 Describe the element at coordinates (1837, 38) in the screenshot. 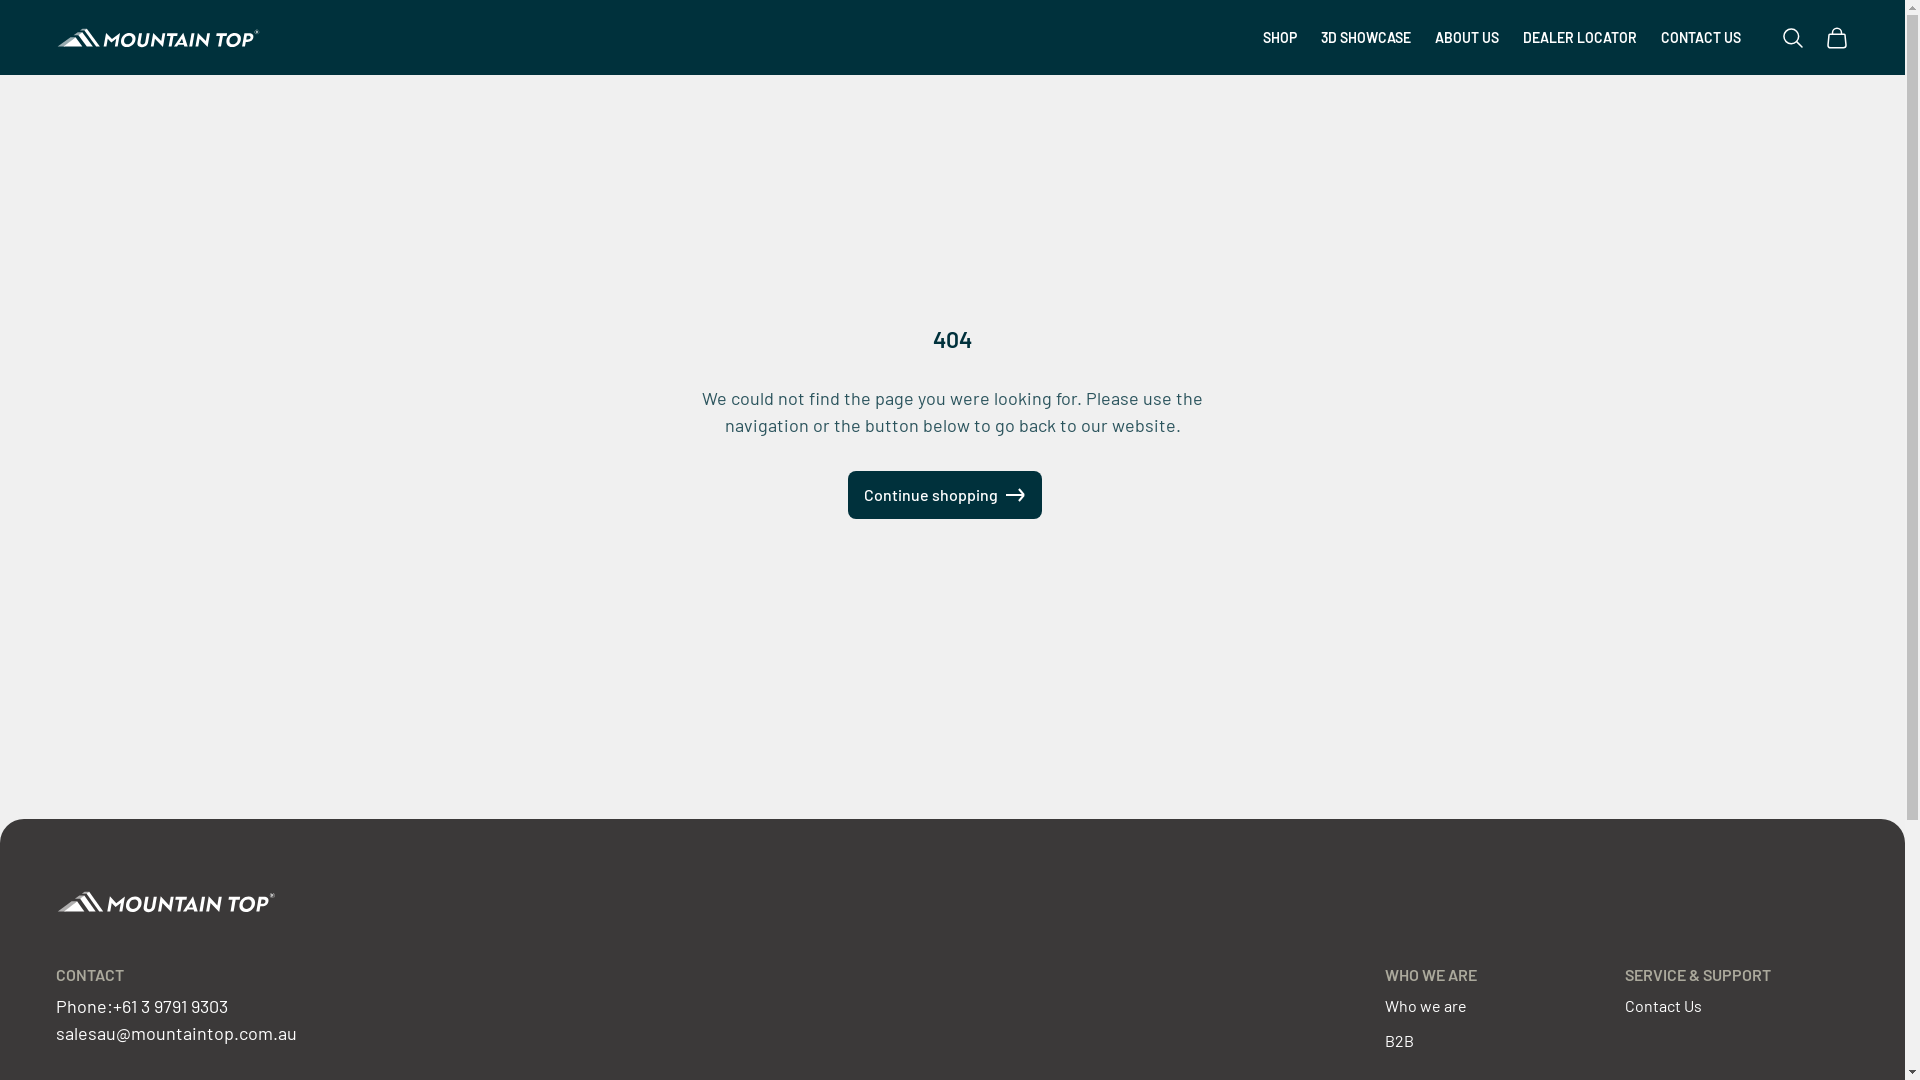

I see `'Open cart'` at that location.